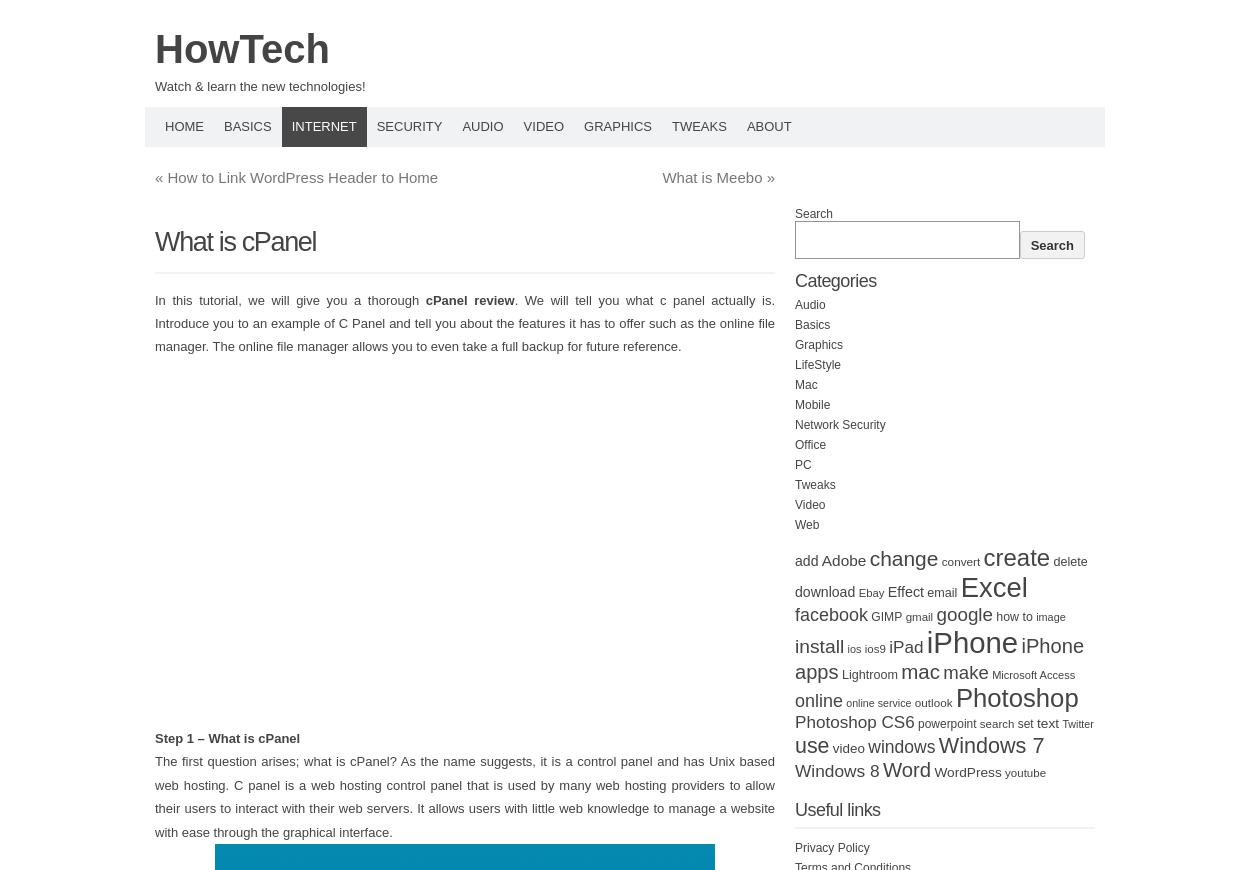 Image resolution: width=1250 pixels, height=870 pixels. Describe the element at coordinates (920, 671) in the screenshot. I see `'mac'` at that location.